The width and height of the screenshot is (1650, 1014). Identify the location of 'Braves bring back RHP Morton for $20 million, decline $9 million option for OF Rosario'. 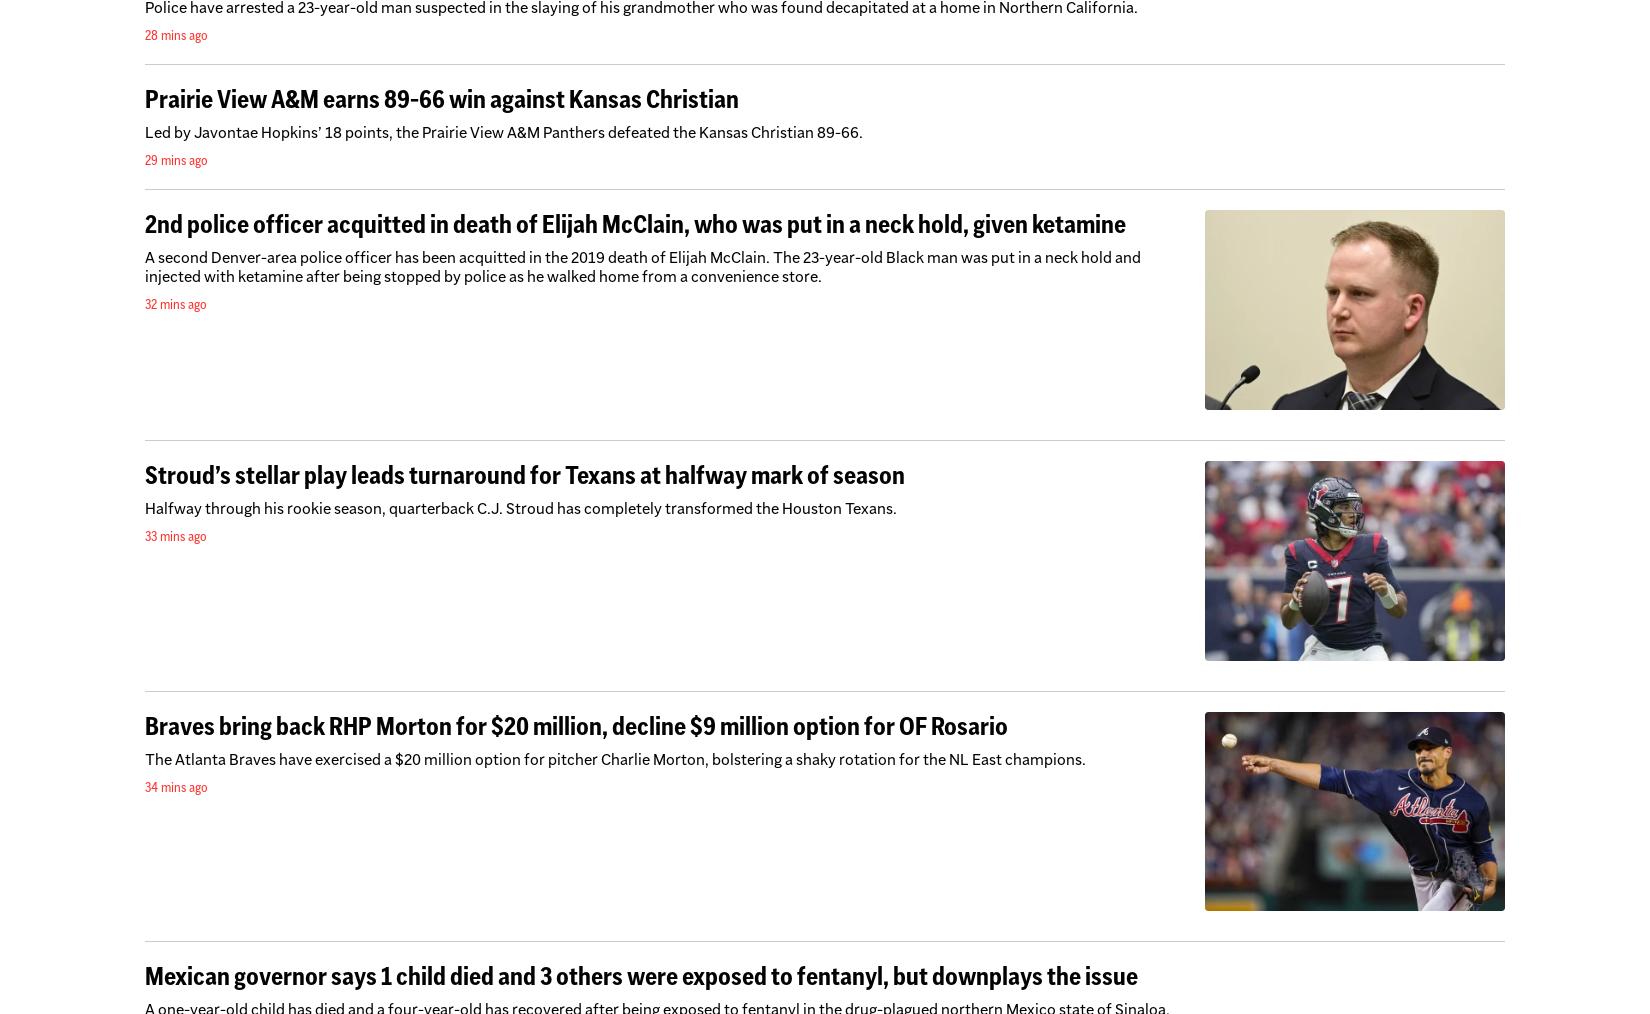
(575, 724).